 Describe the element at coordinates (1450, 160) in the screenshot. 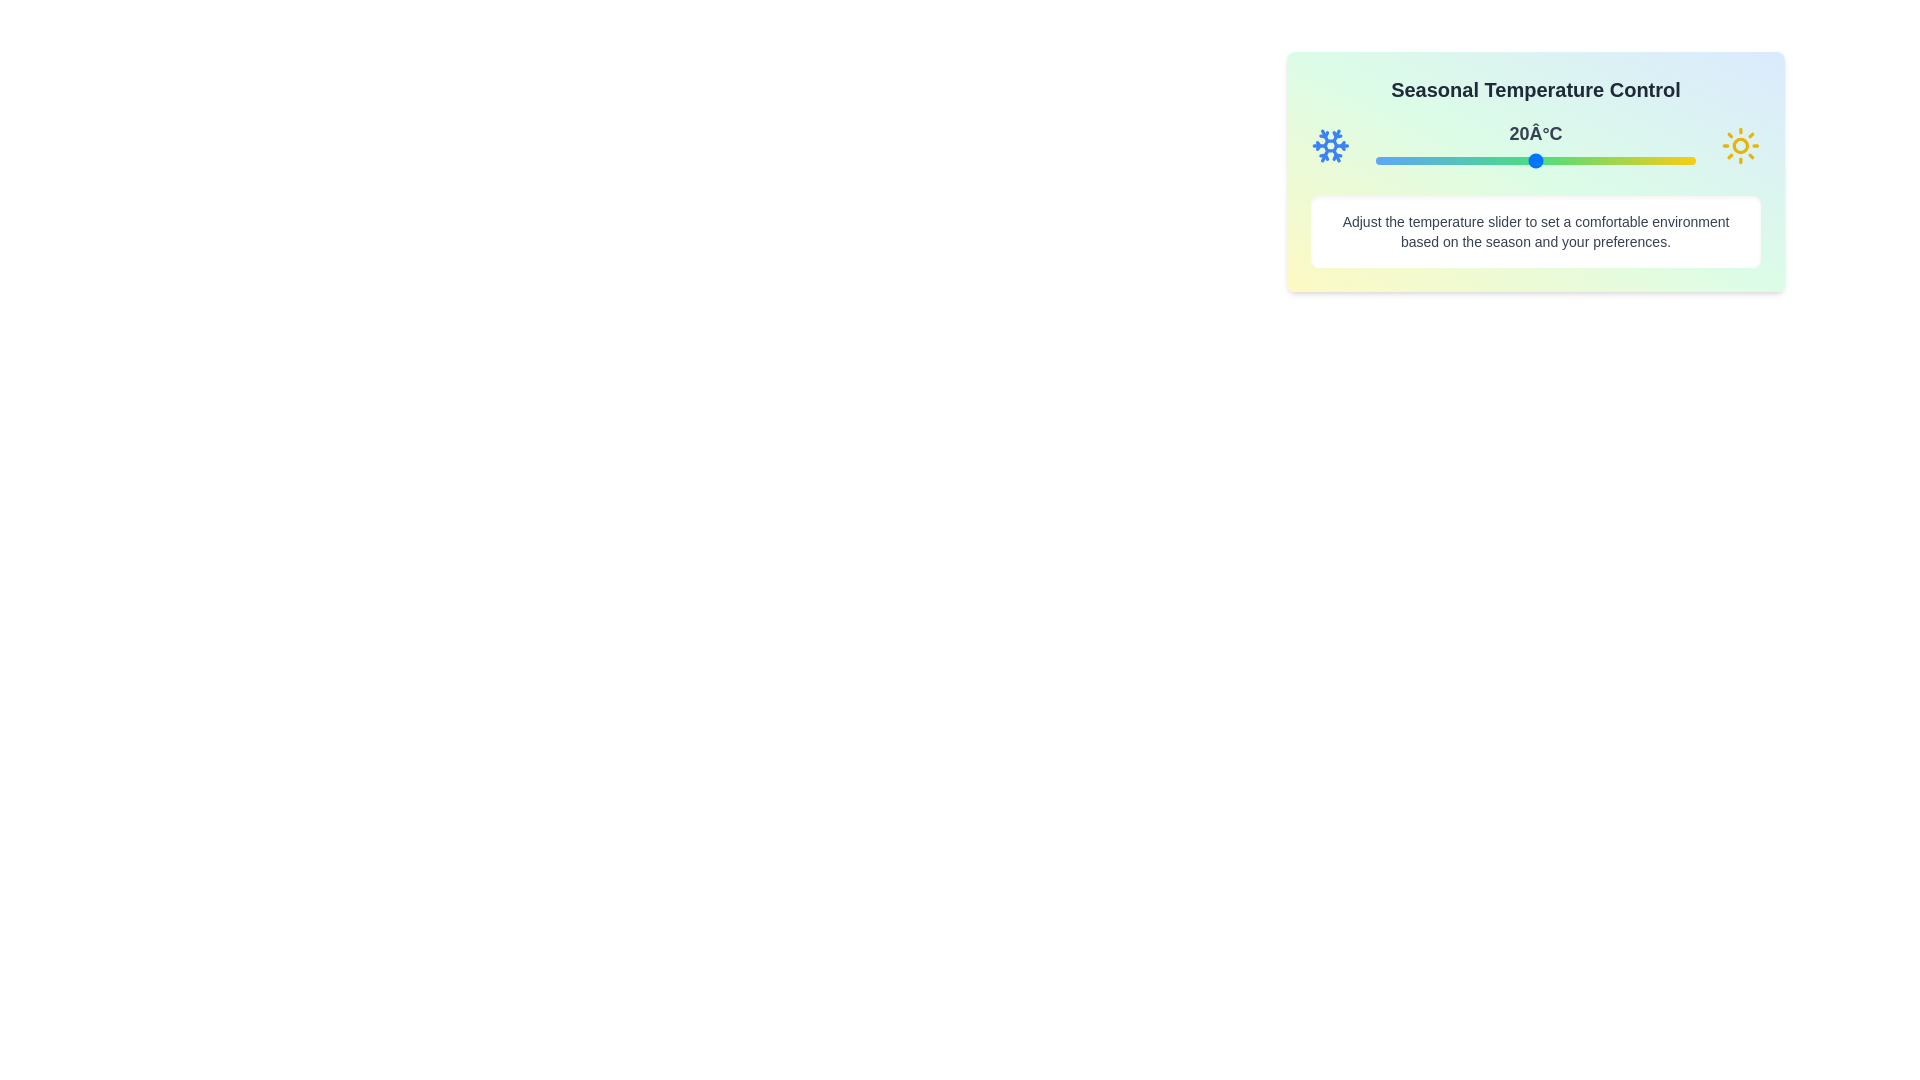

I see `the temperature slider to set the temperature to 4°C` at that location.